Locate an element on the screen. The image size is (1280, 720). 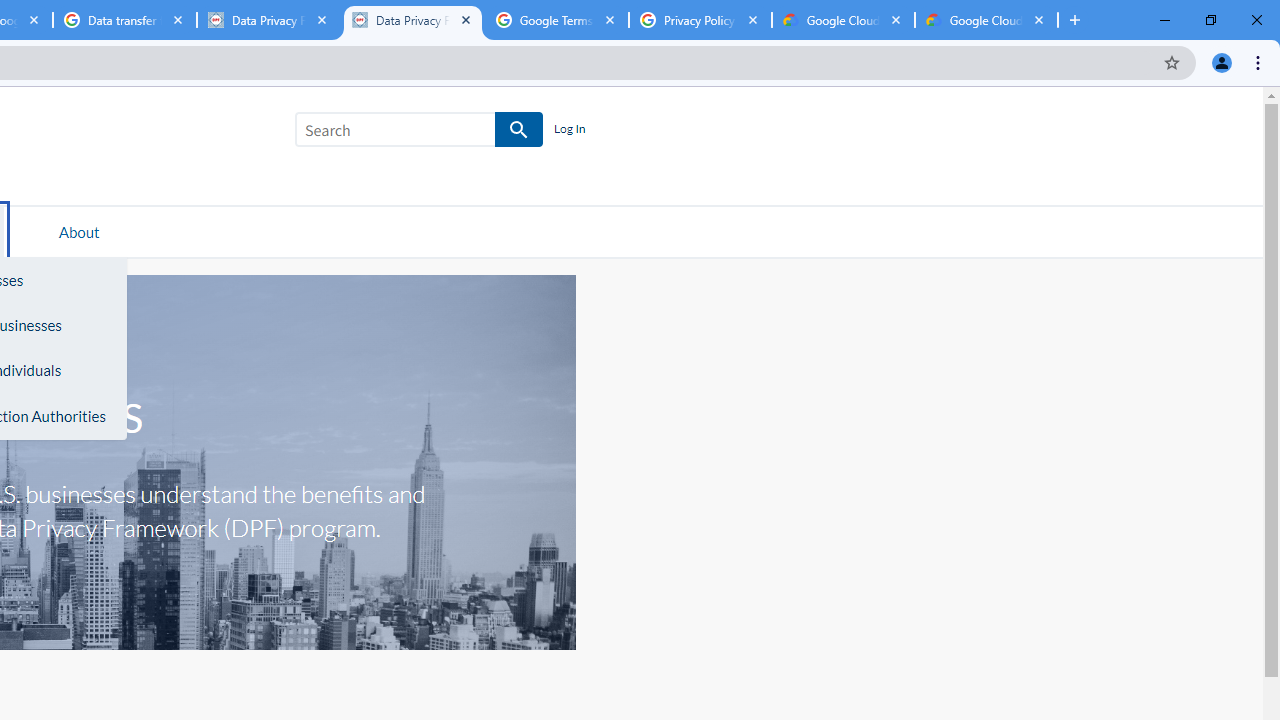
'SEARCH' is located at coordinates (519, 130).